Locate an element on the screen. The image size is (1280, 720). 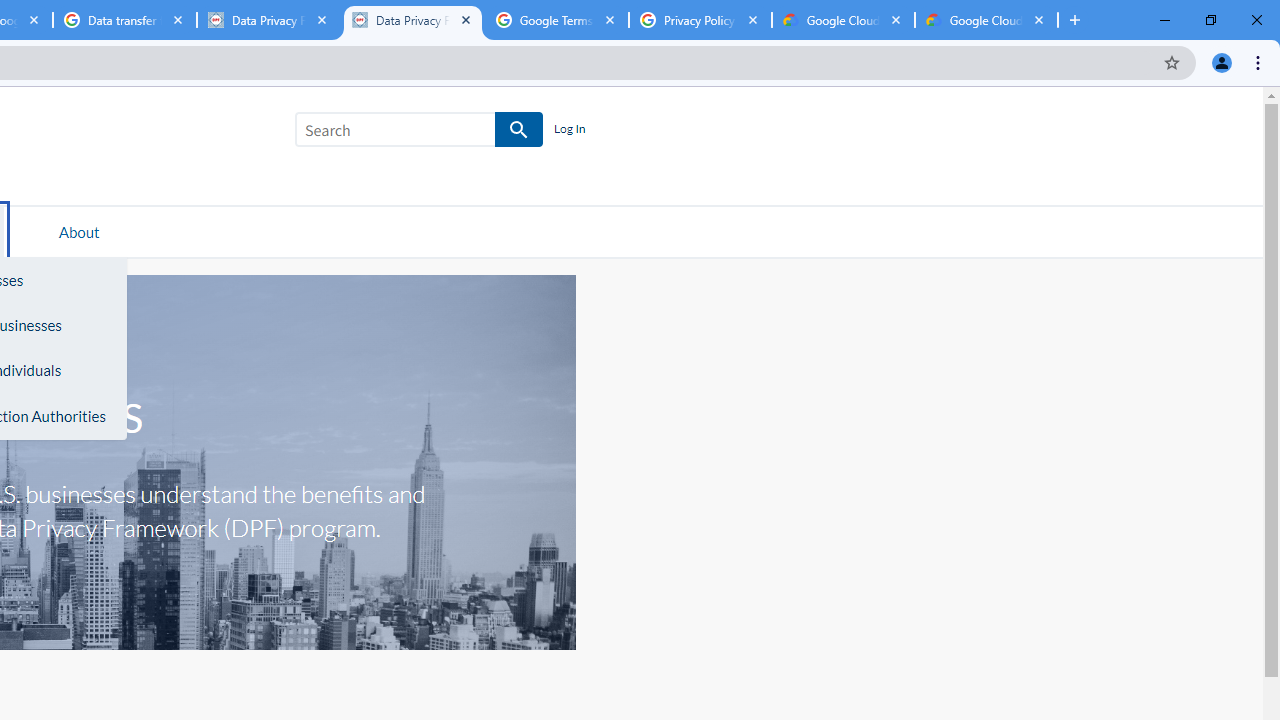
'SEARCH' is located at coordinates (519, 130).